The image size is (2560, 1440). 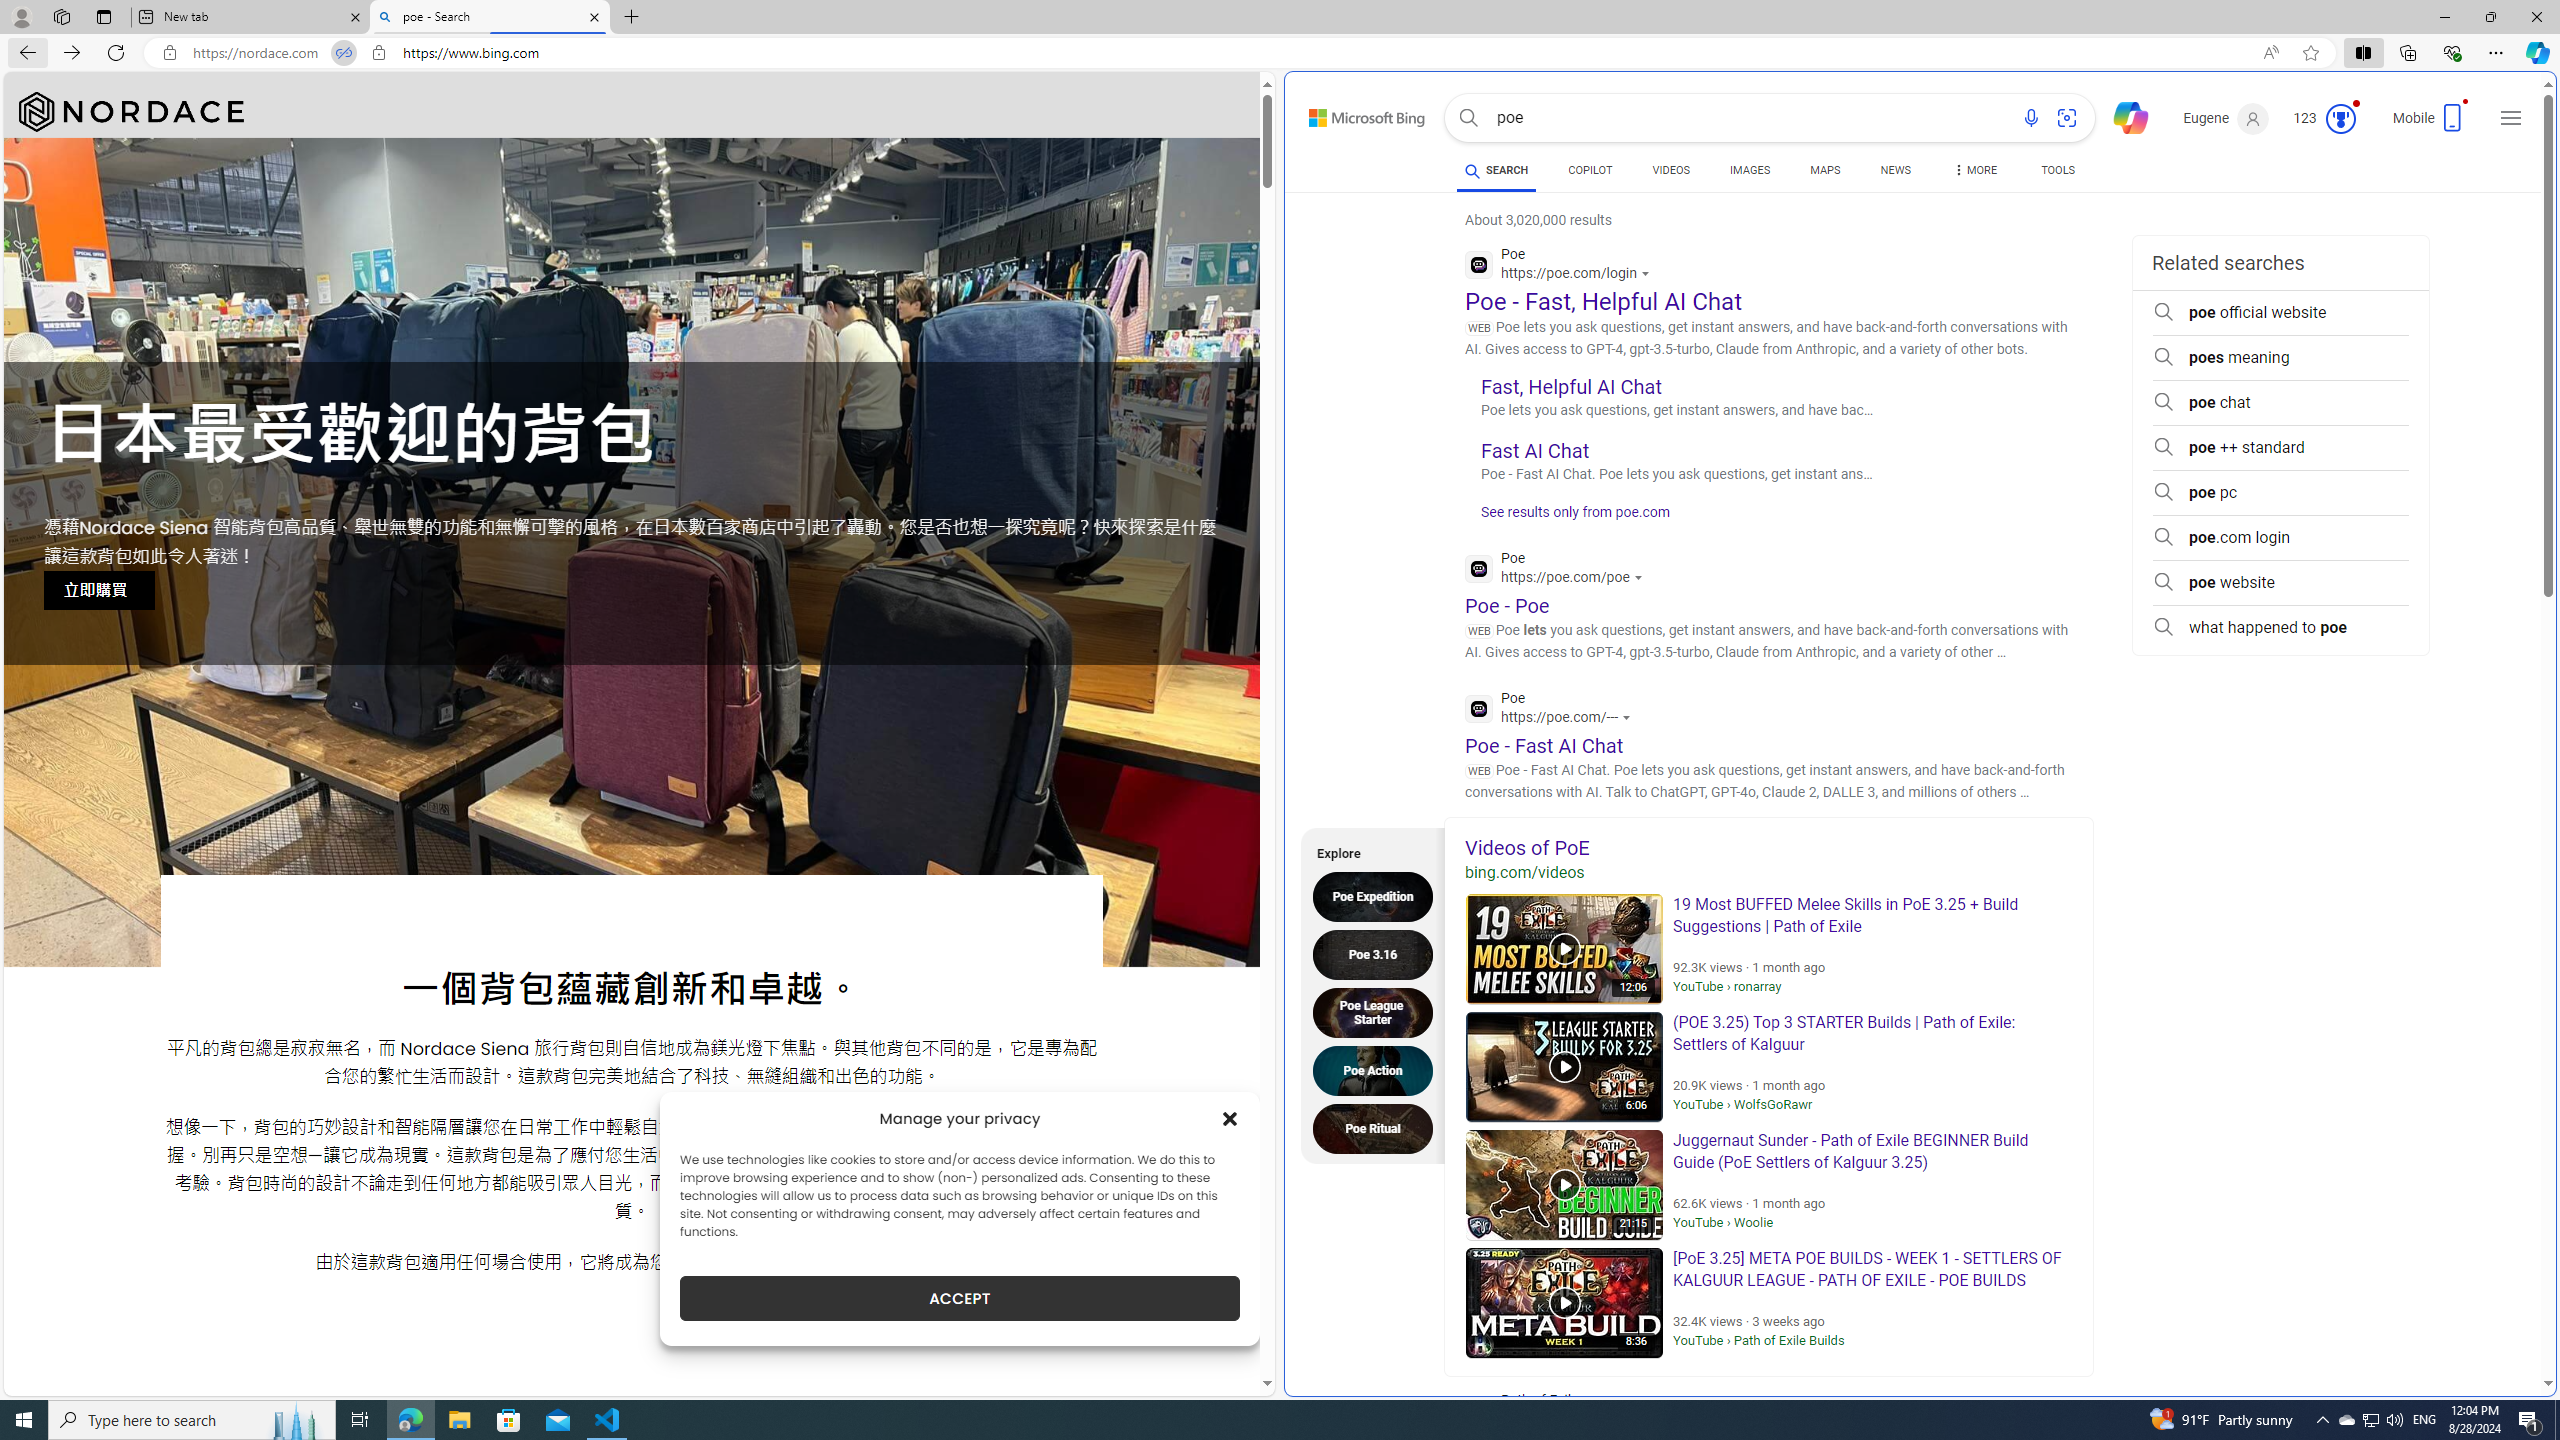 I want to click on 'what happened to poe', so click(x=2279, y=627).